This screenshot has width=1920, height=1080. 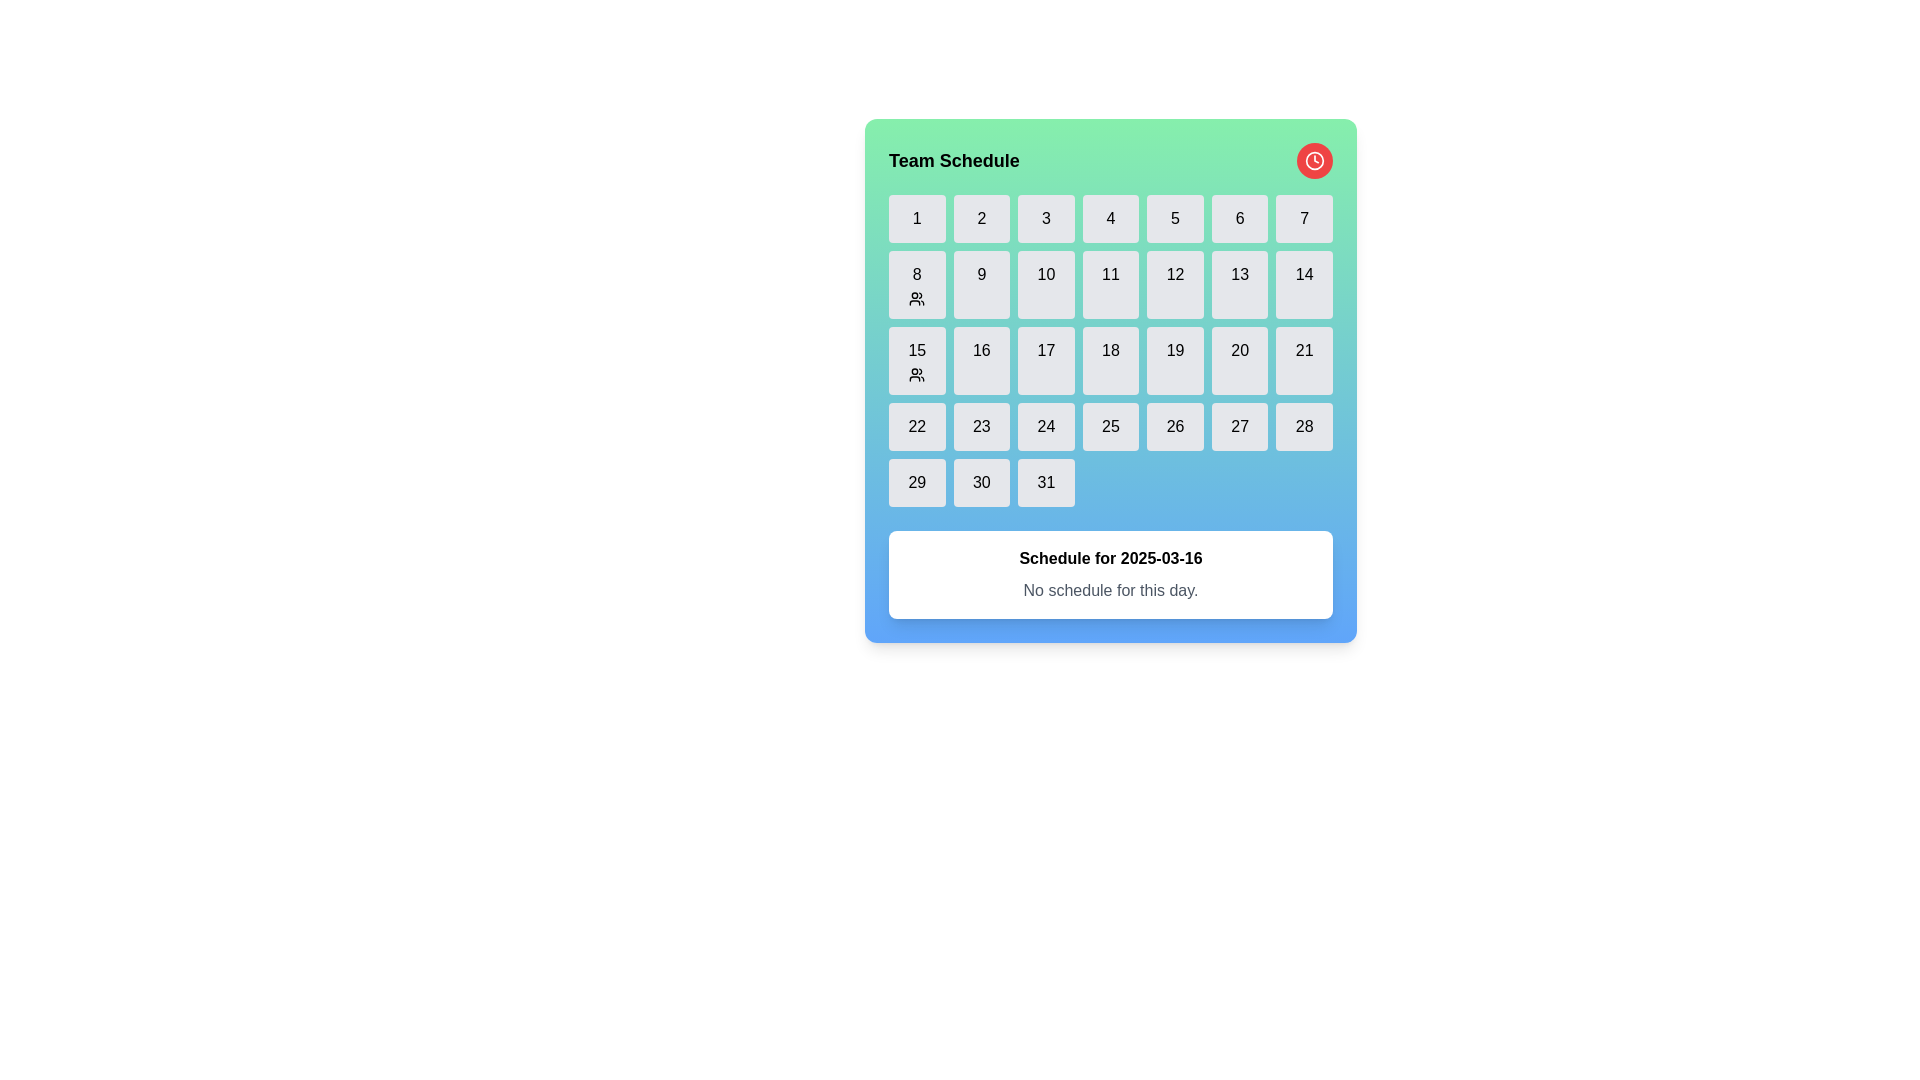 I want to click on the second box in the last row of the calendar grid, which represents a specific date in the calendar interface, so click(x=981, y=482).